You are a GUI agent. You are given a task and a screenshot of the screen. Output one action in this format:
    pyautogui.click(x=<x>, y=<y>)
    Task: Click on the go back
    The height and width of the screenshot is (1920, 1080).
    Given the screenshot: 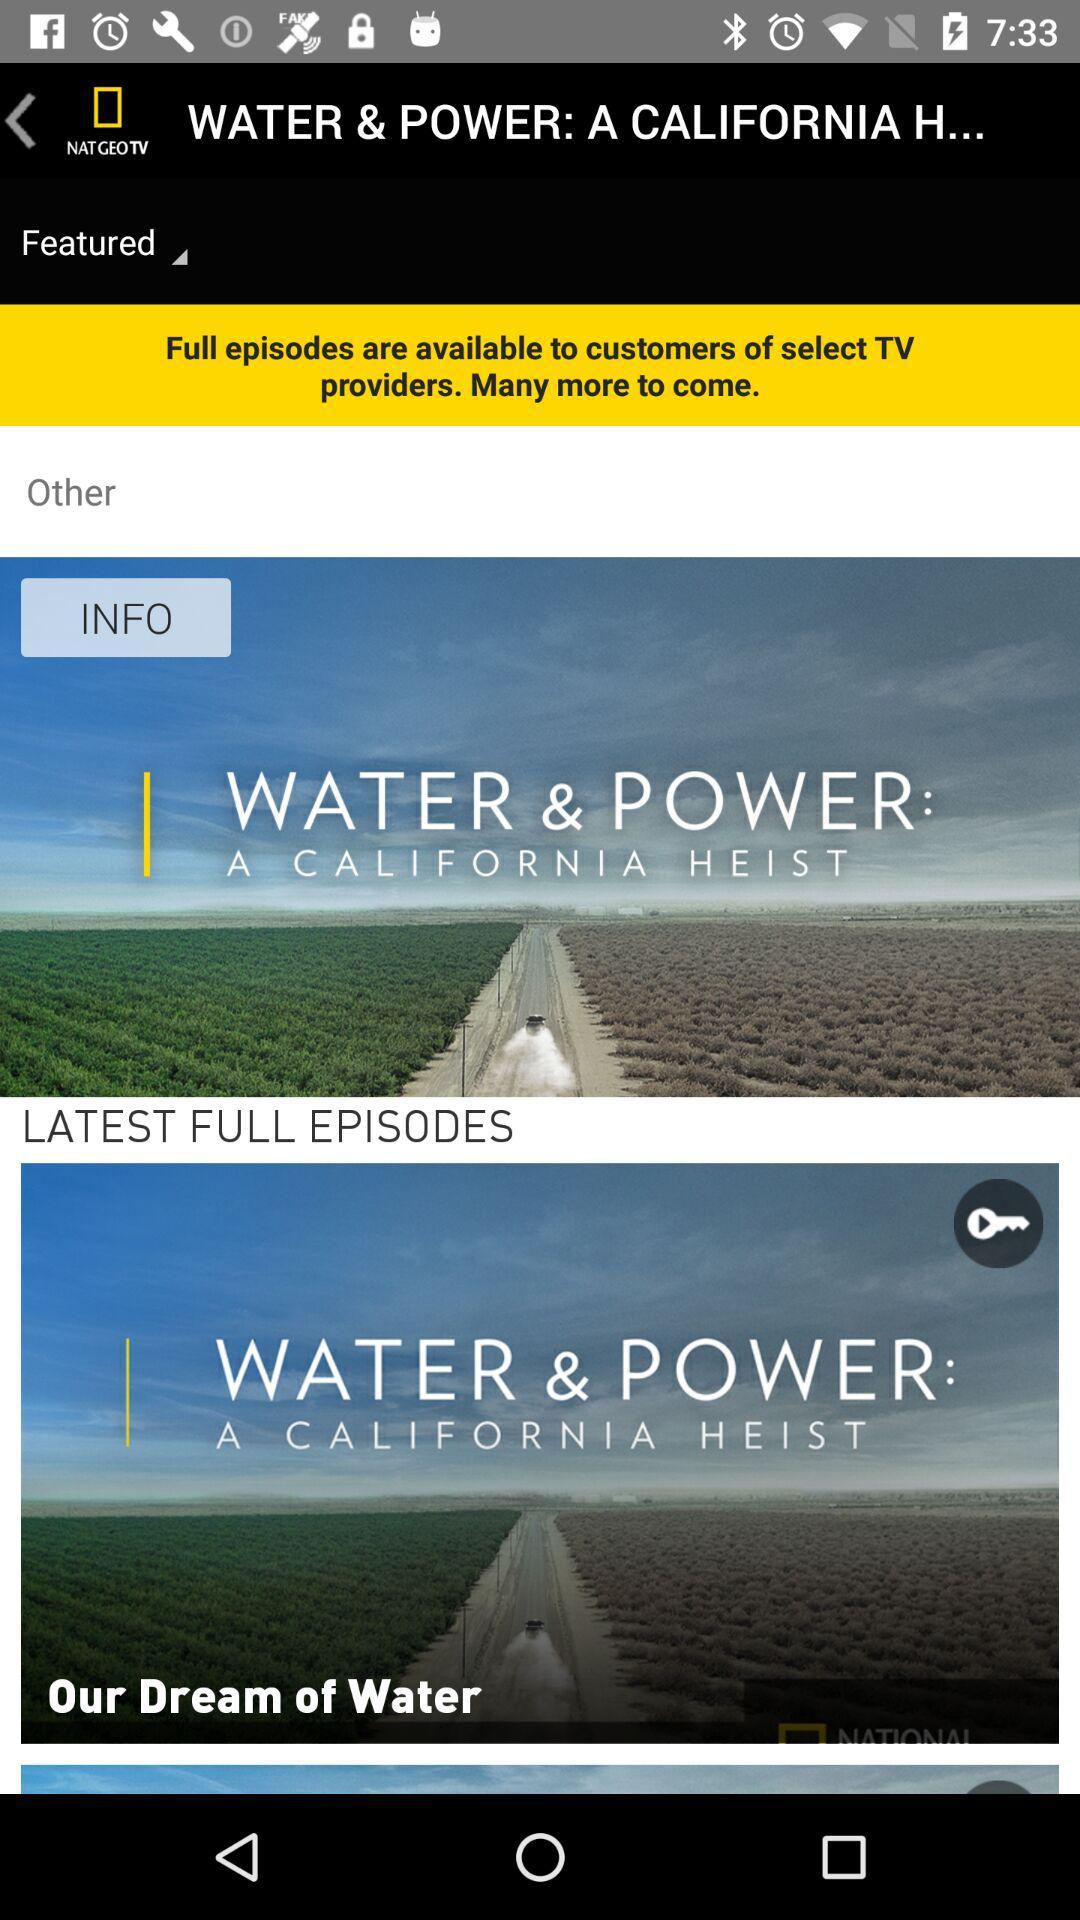 What is the action you would take?
    pyautogui.click(x=20, y=119)
    